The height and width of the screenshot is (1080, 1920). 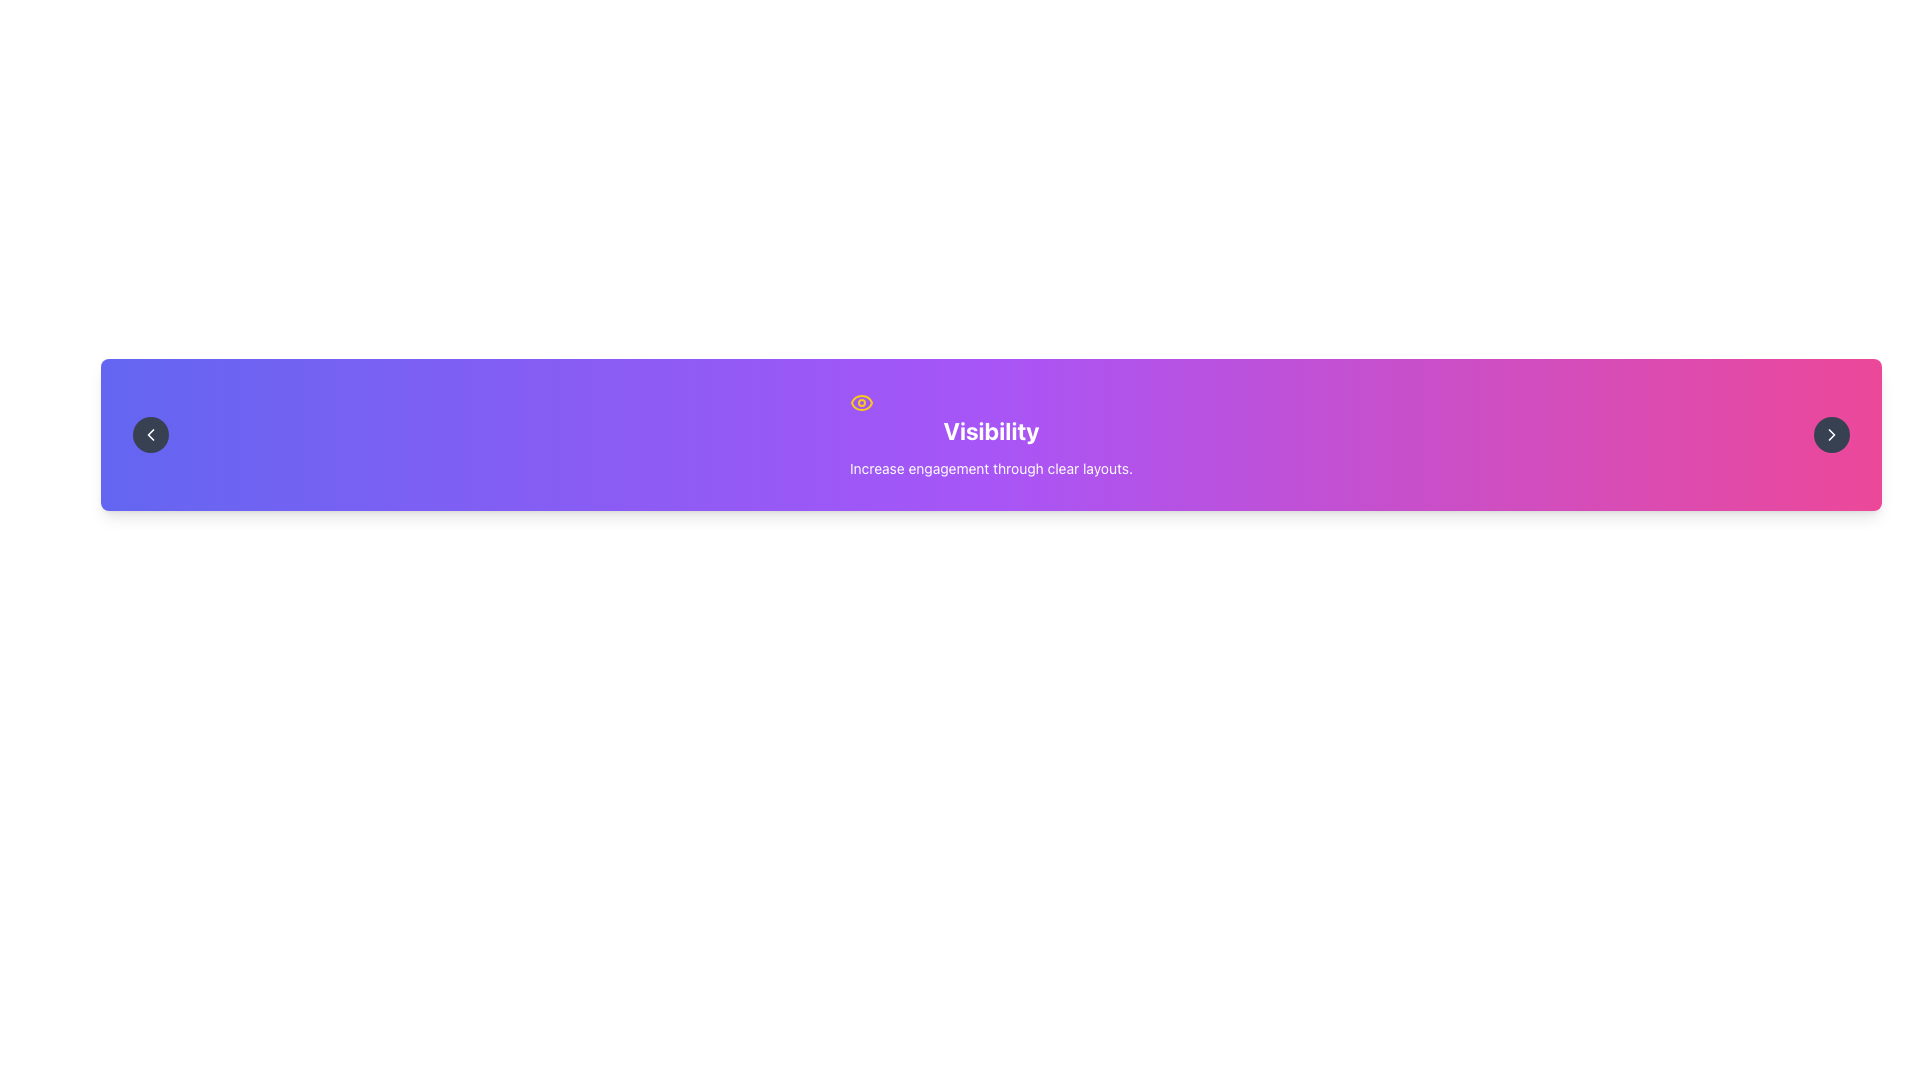 I want to click on the Icon Button (Chevron Left) located at the top-left area of the bar, so click(x=149, y=434).